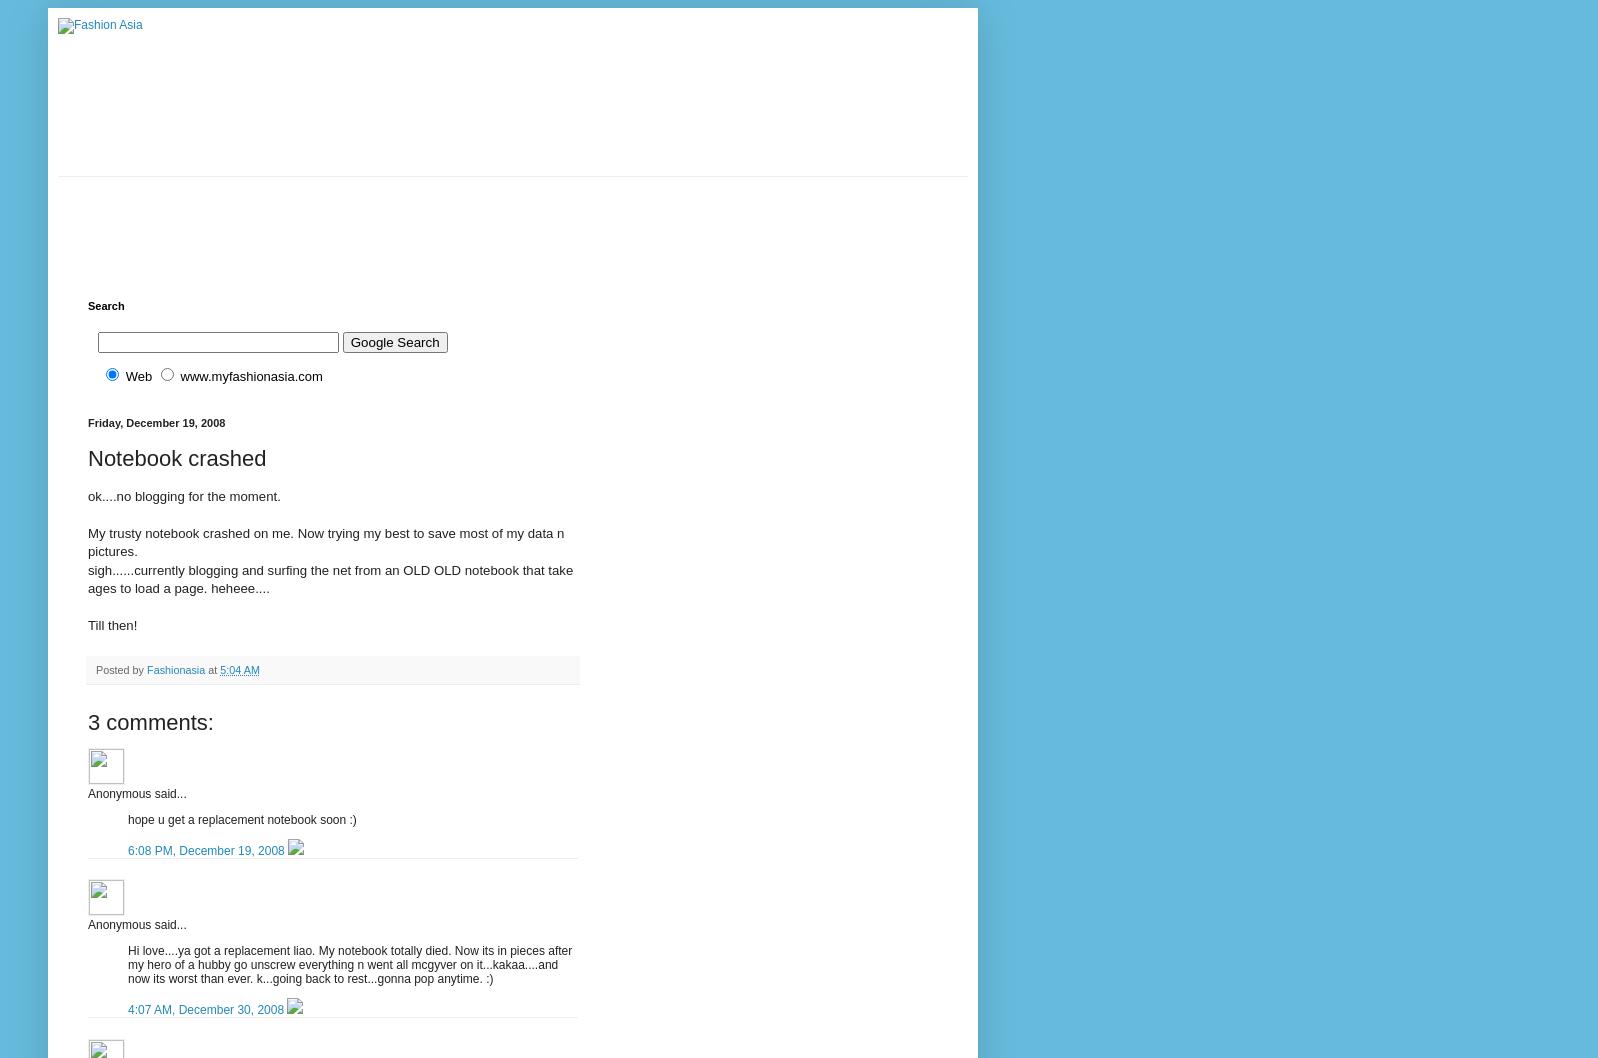  Describe the element at coordinates (137, 376) in the screenshot. I see `'Web'` at that location.